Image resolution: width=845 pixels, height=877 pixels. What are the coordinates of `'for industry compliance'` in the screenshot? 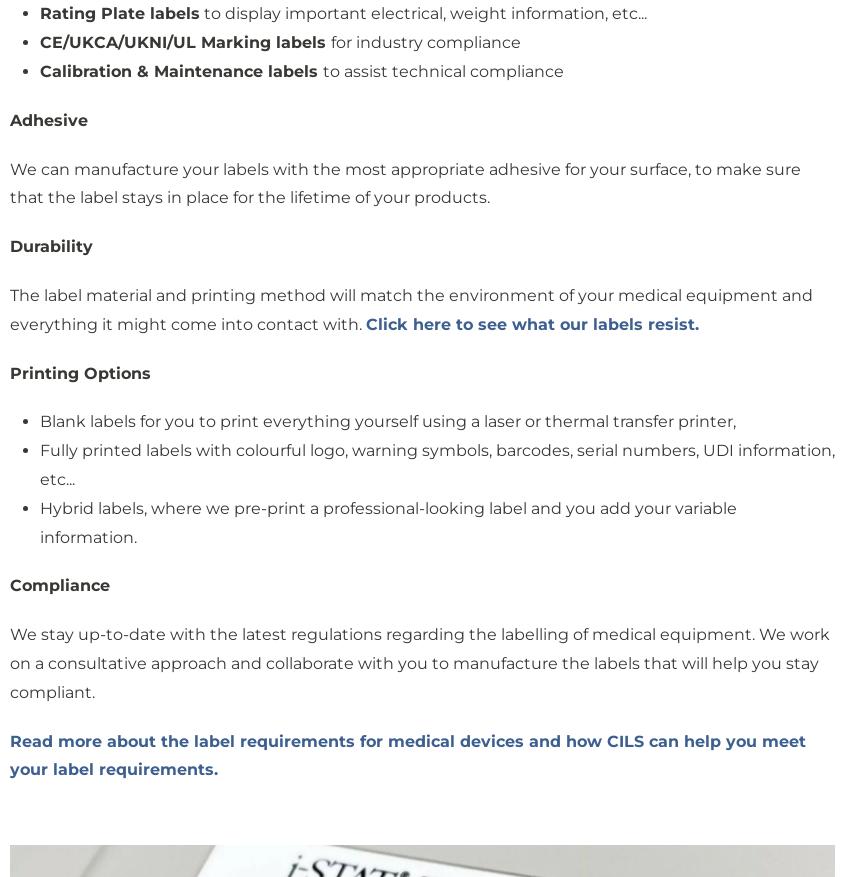 It's located at (330, 41).